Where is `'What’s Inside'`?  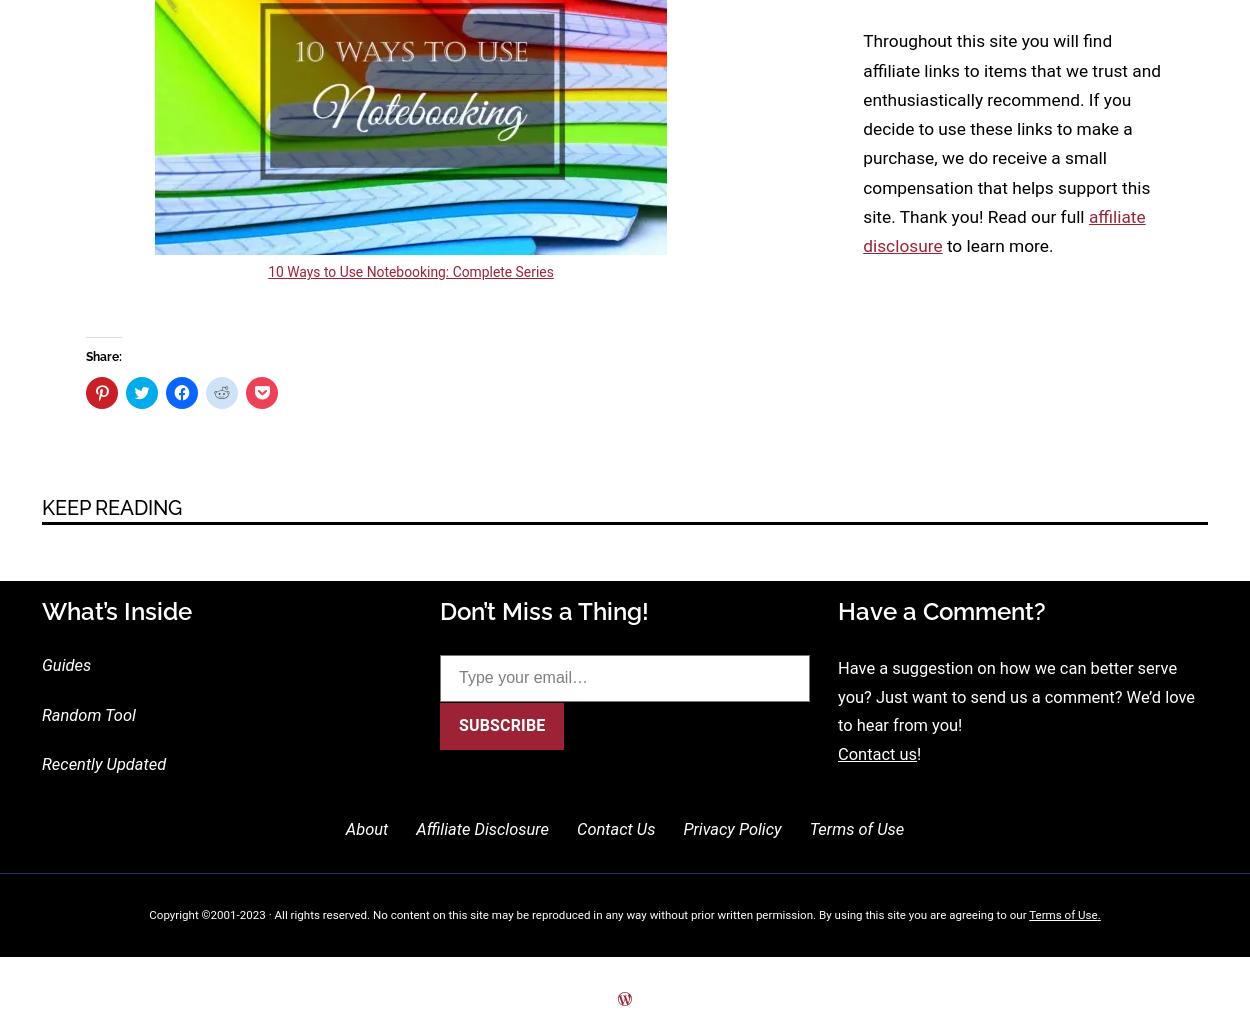 'What’s Inside' is located at coordinates (116, 611).